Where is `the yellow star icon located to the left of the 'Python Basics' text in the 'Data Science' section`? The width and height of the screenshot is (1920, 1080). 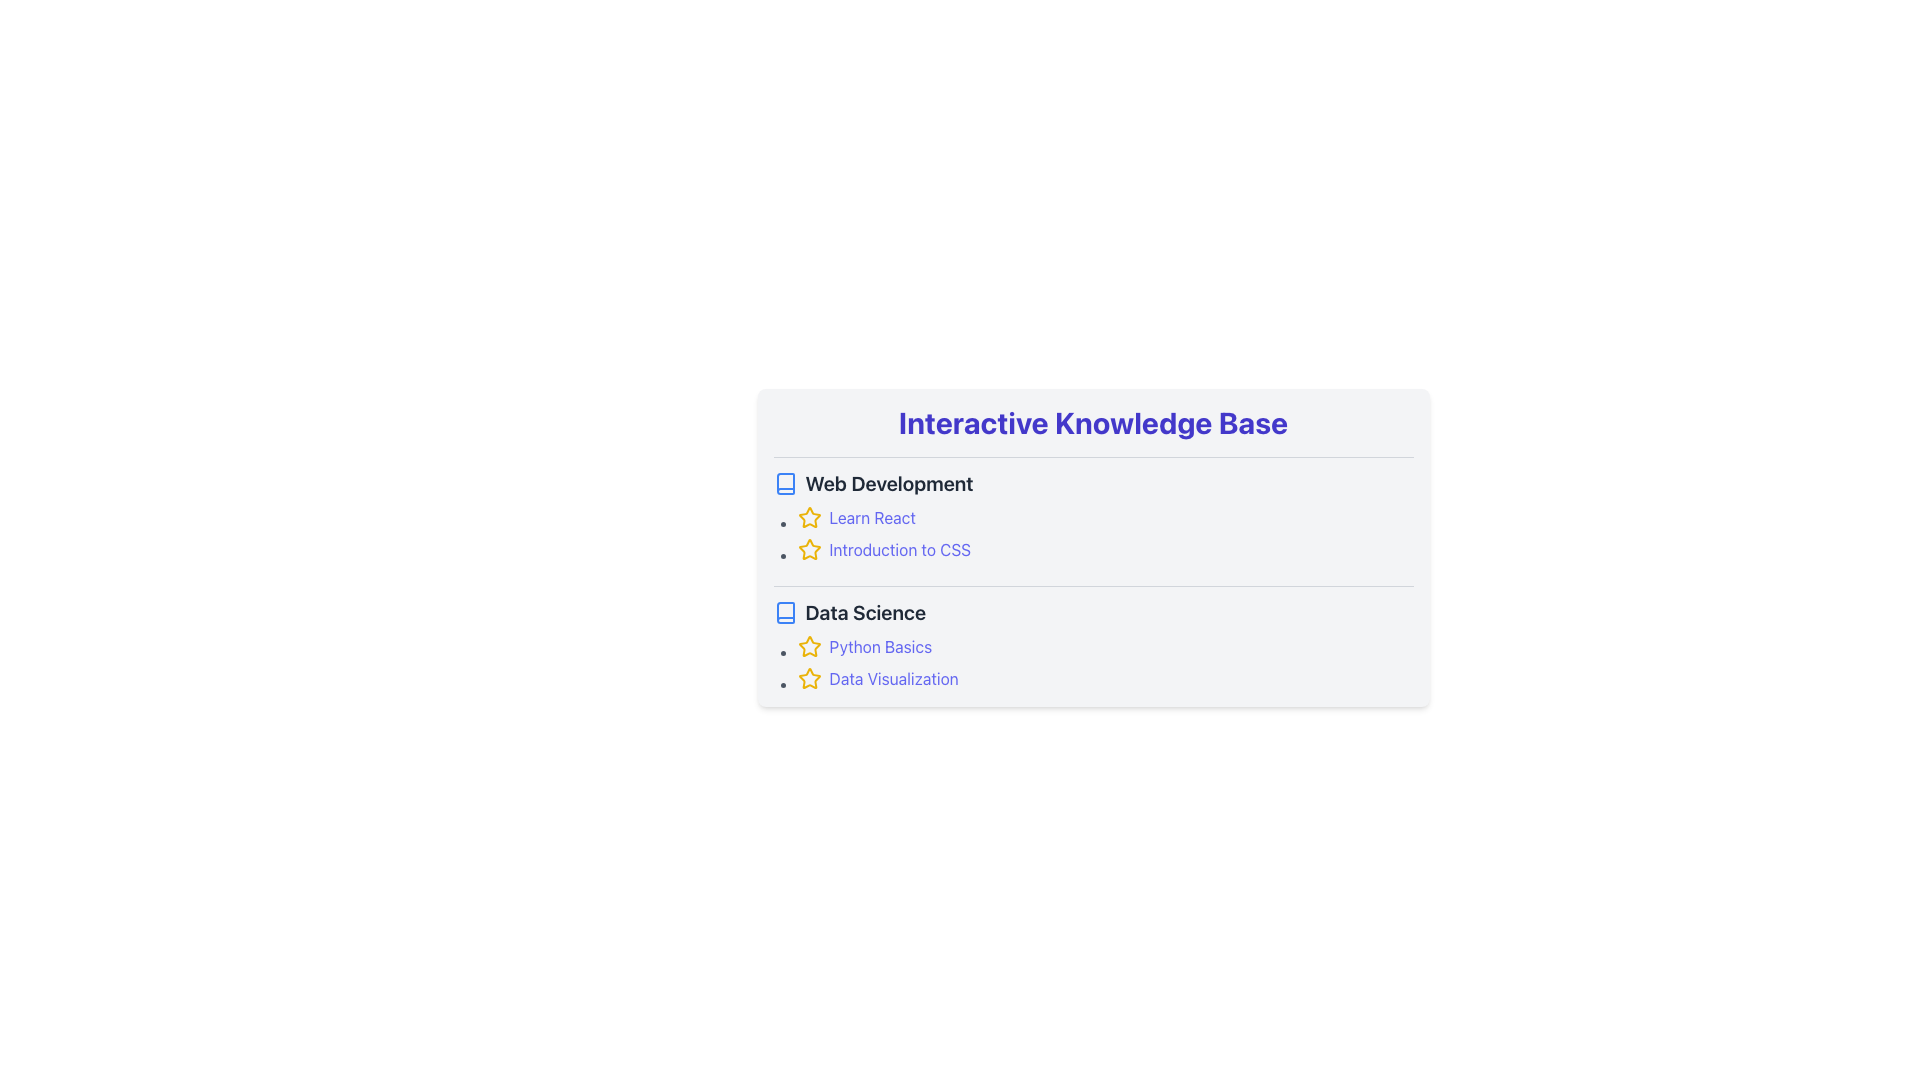 the yellow star icon located to the left of the 'Python Basics' text in the 'Data Science' section is located at coordinates (809, 647).